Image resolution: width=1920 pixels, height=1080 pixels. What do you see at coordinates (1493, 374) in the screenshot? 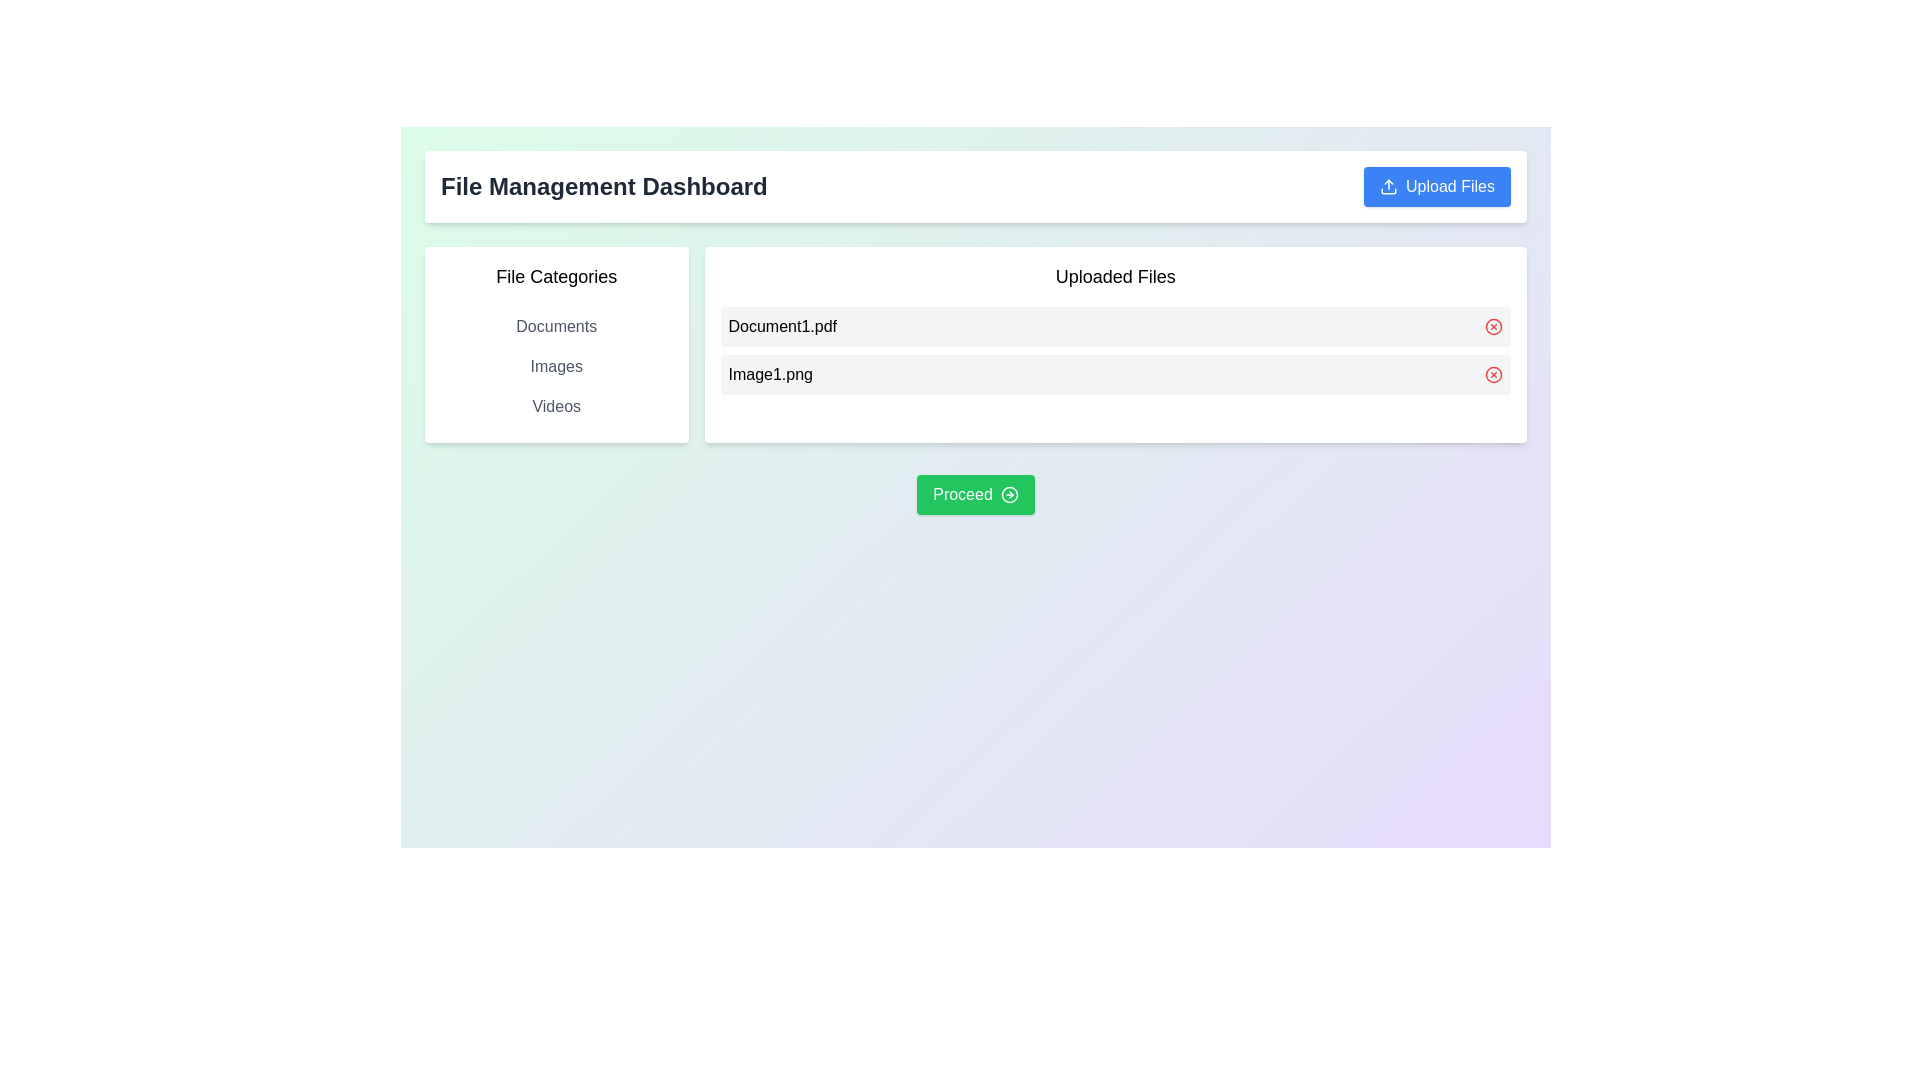
I see `the second SVG circle icon located in the 'Uploaded Files' section, which is part of the second file row to the far right` at bounding box center [1493, 374].